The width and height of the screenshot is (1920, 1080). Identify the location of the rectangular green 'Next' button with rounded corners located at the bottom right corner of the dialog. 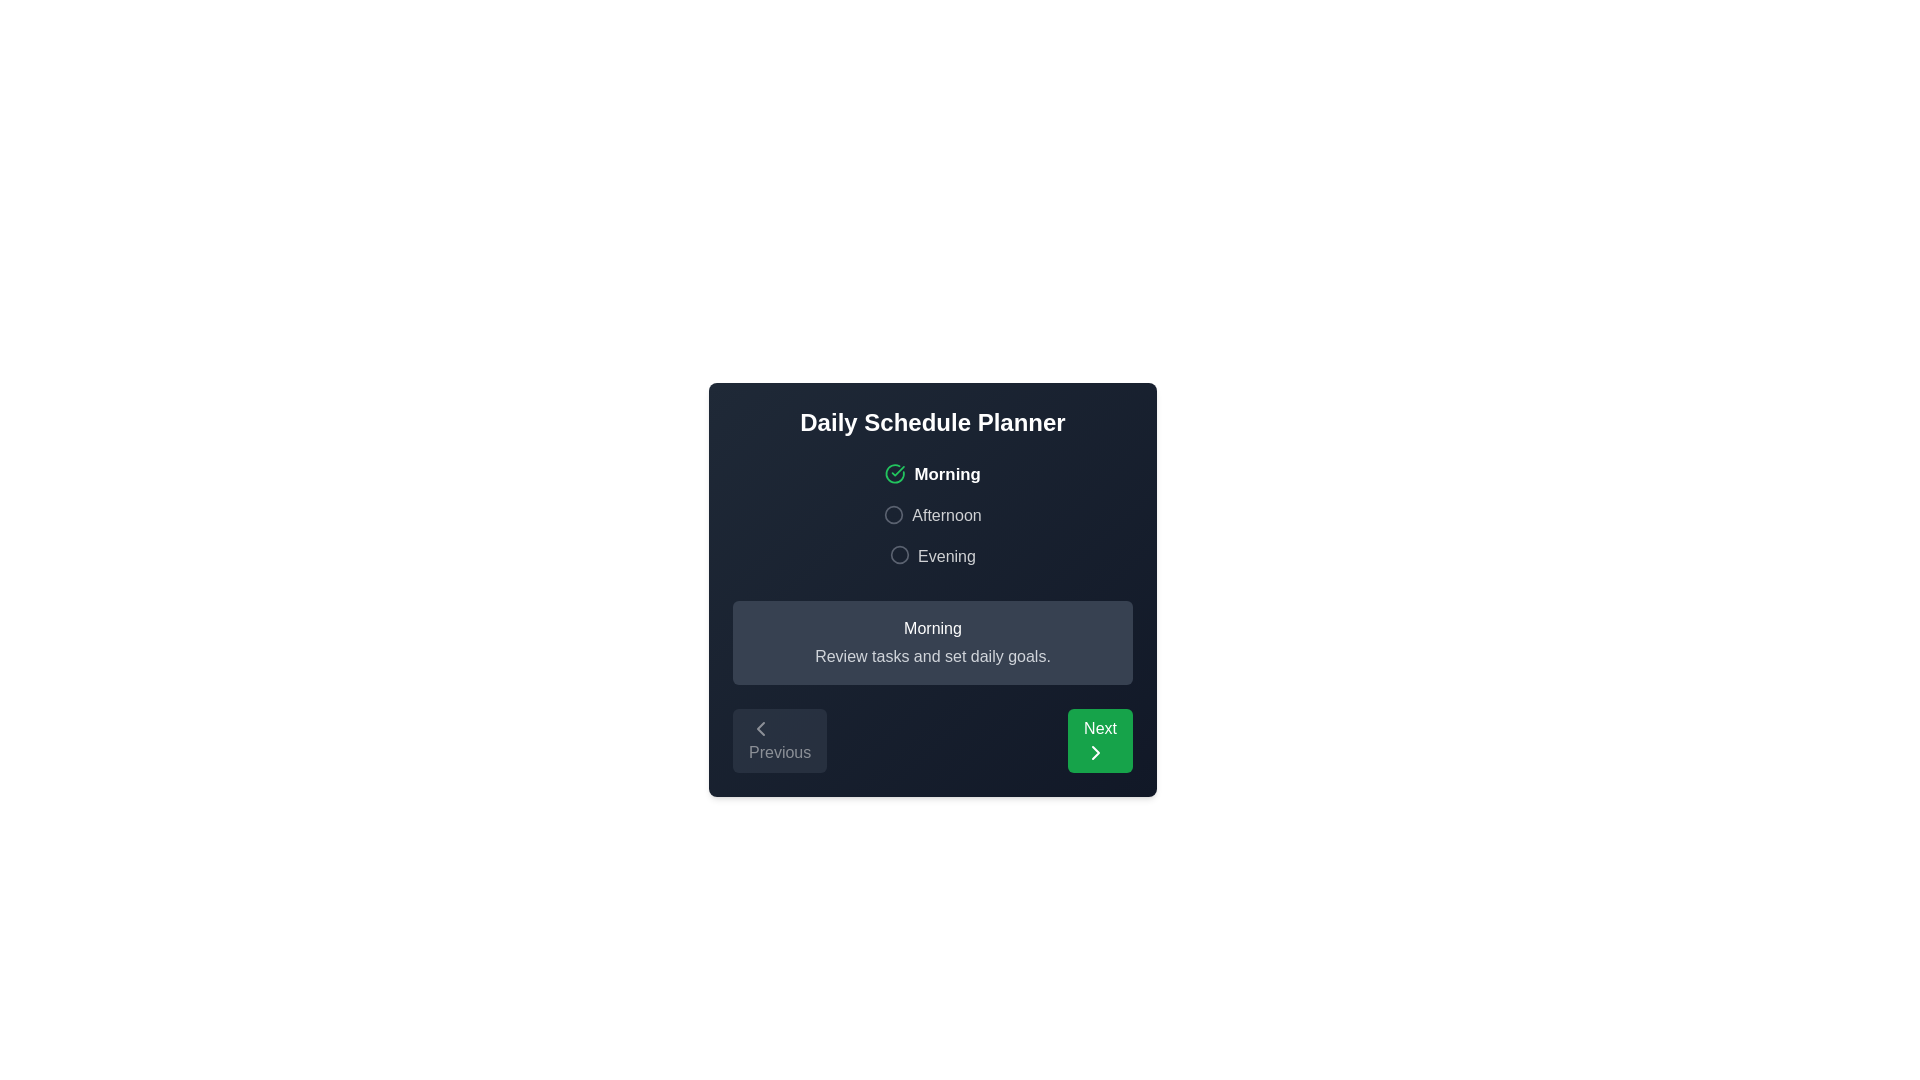
(1099, 741).